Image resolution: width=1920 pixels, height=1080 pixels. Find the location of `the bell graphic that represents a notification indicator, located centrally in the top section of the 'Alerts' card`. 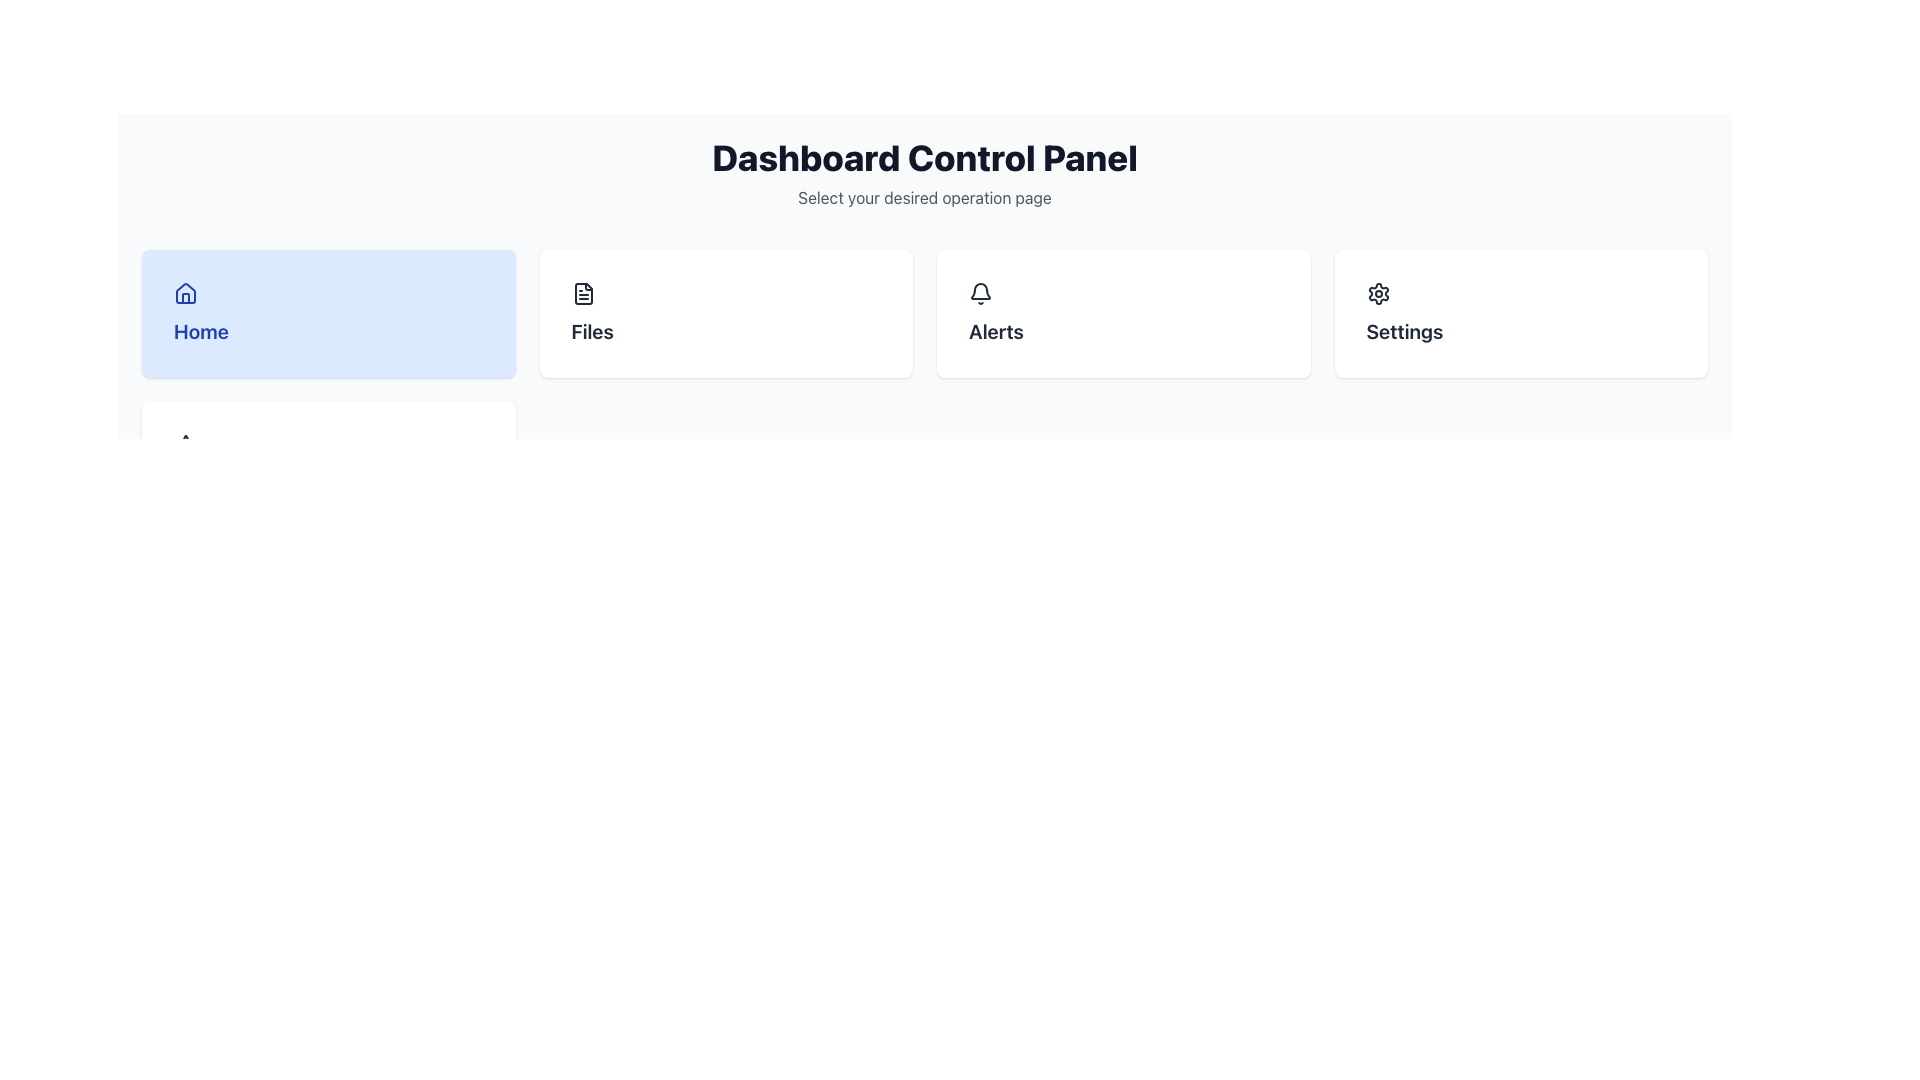

the bell graphic that represents a notification indicator, located centrally in the top section of the 'Alerts' card is located at coordinates (980, 291).